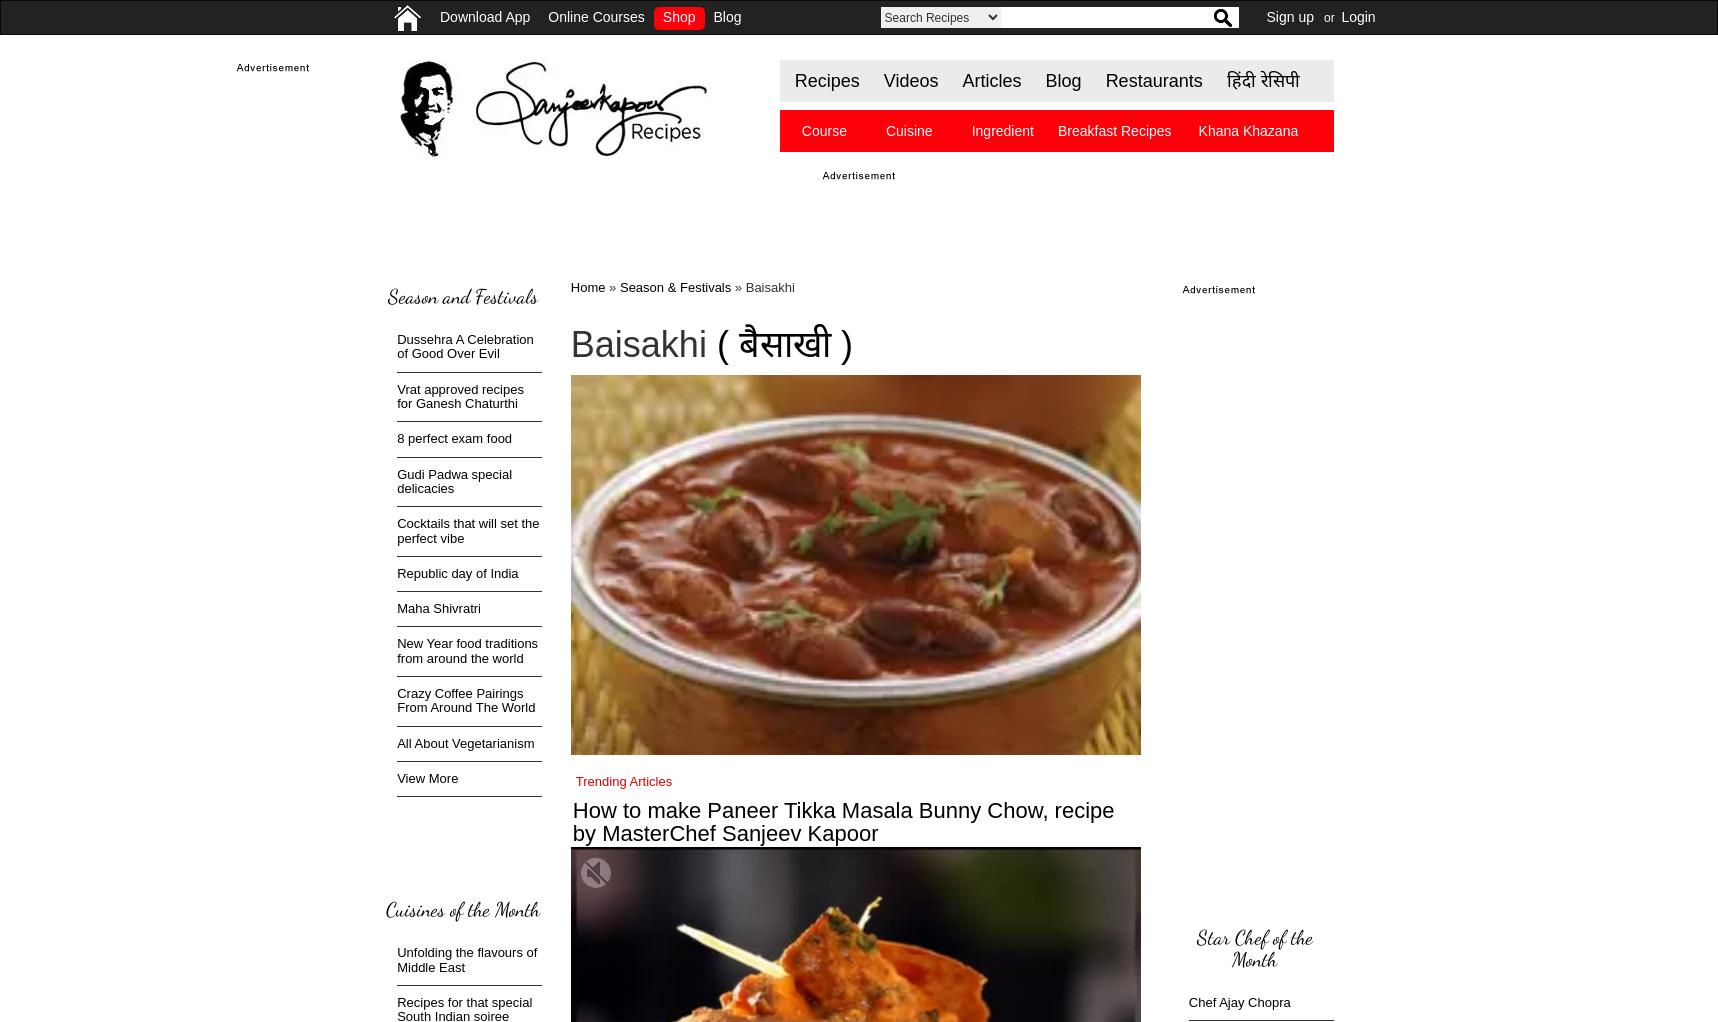  Describe the element at coordinates (1112, 131) in the screenshot. I see `'Breakfast Recipes'` at that location.